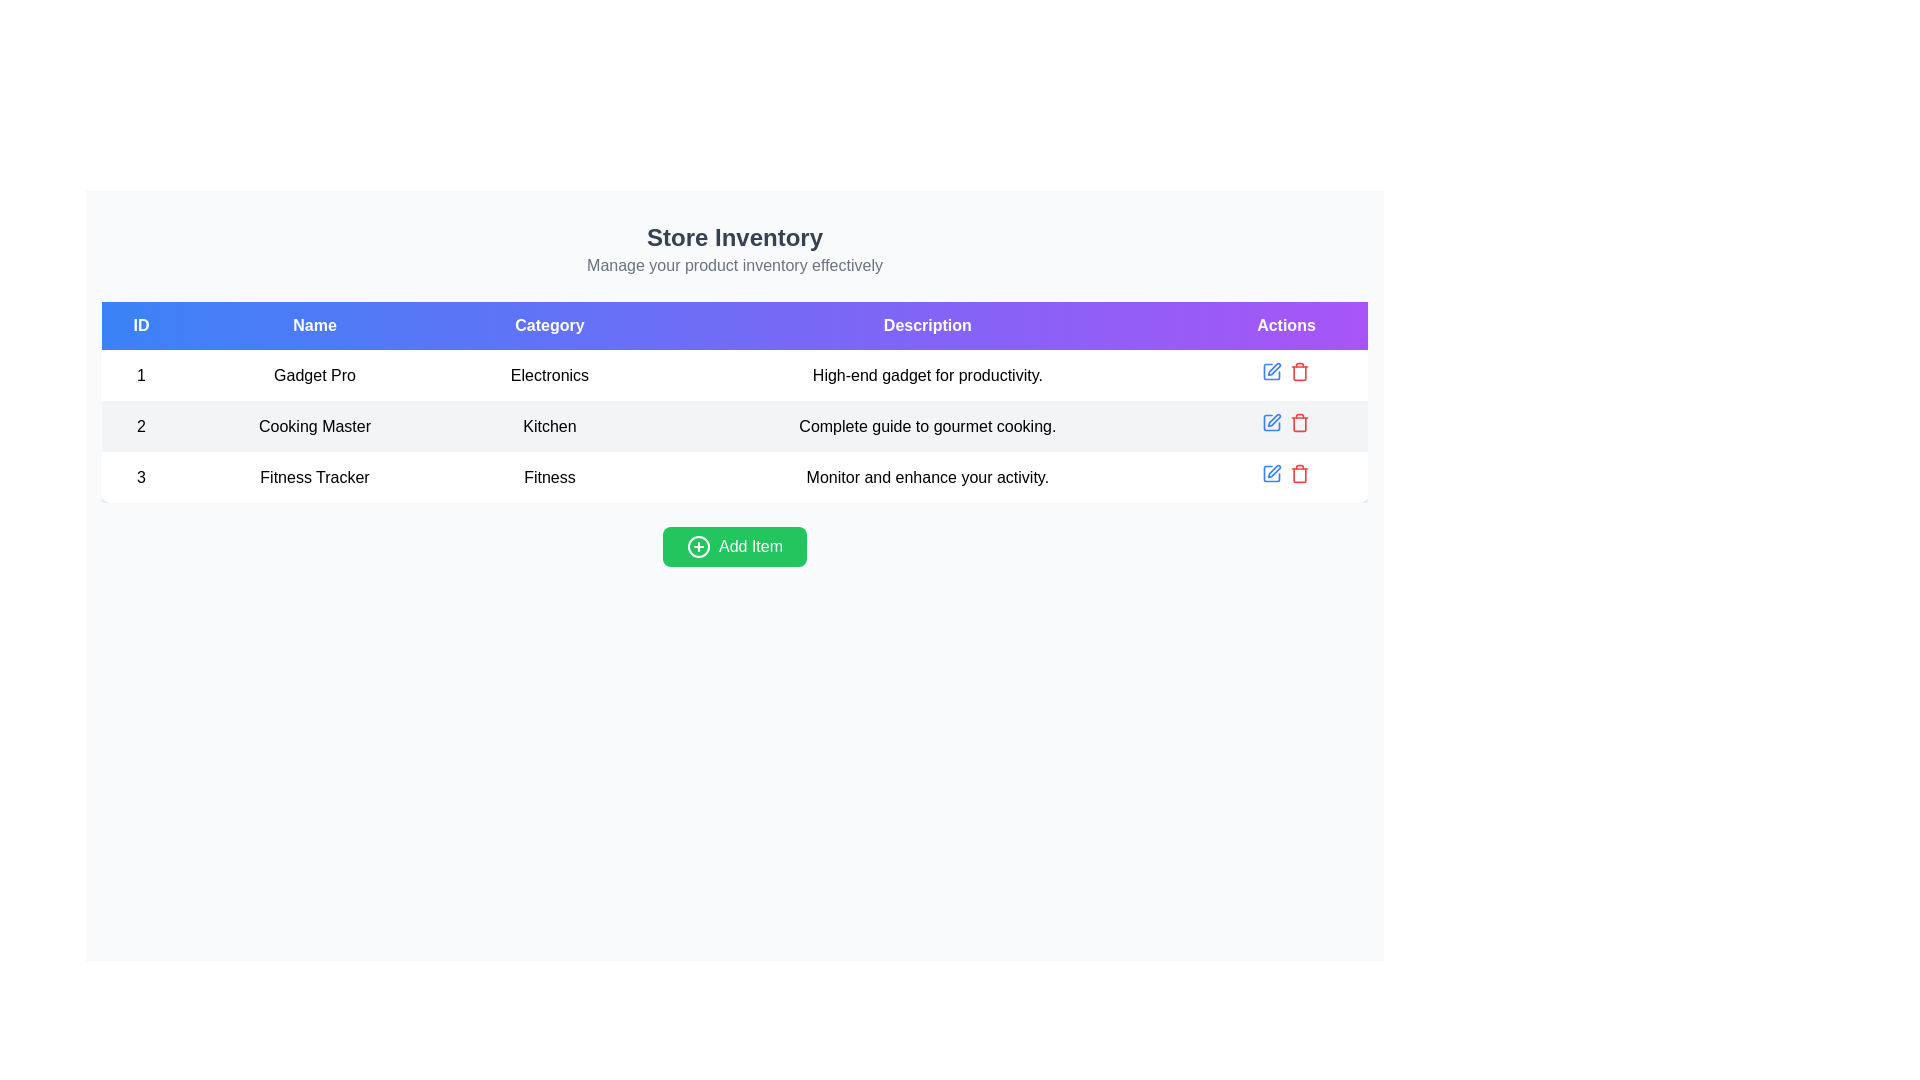 The height and width of the screenshot is (1080, 1920). Describe the element at coordinates (140, 325) in the screenshot. I see `the static text label displaying 'ID' in white color, which is part of the horizontal table header and positioned as the first item in the row` at that location.